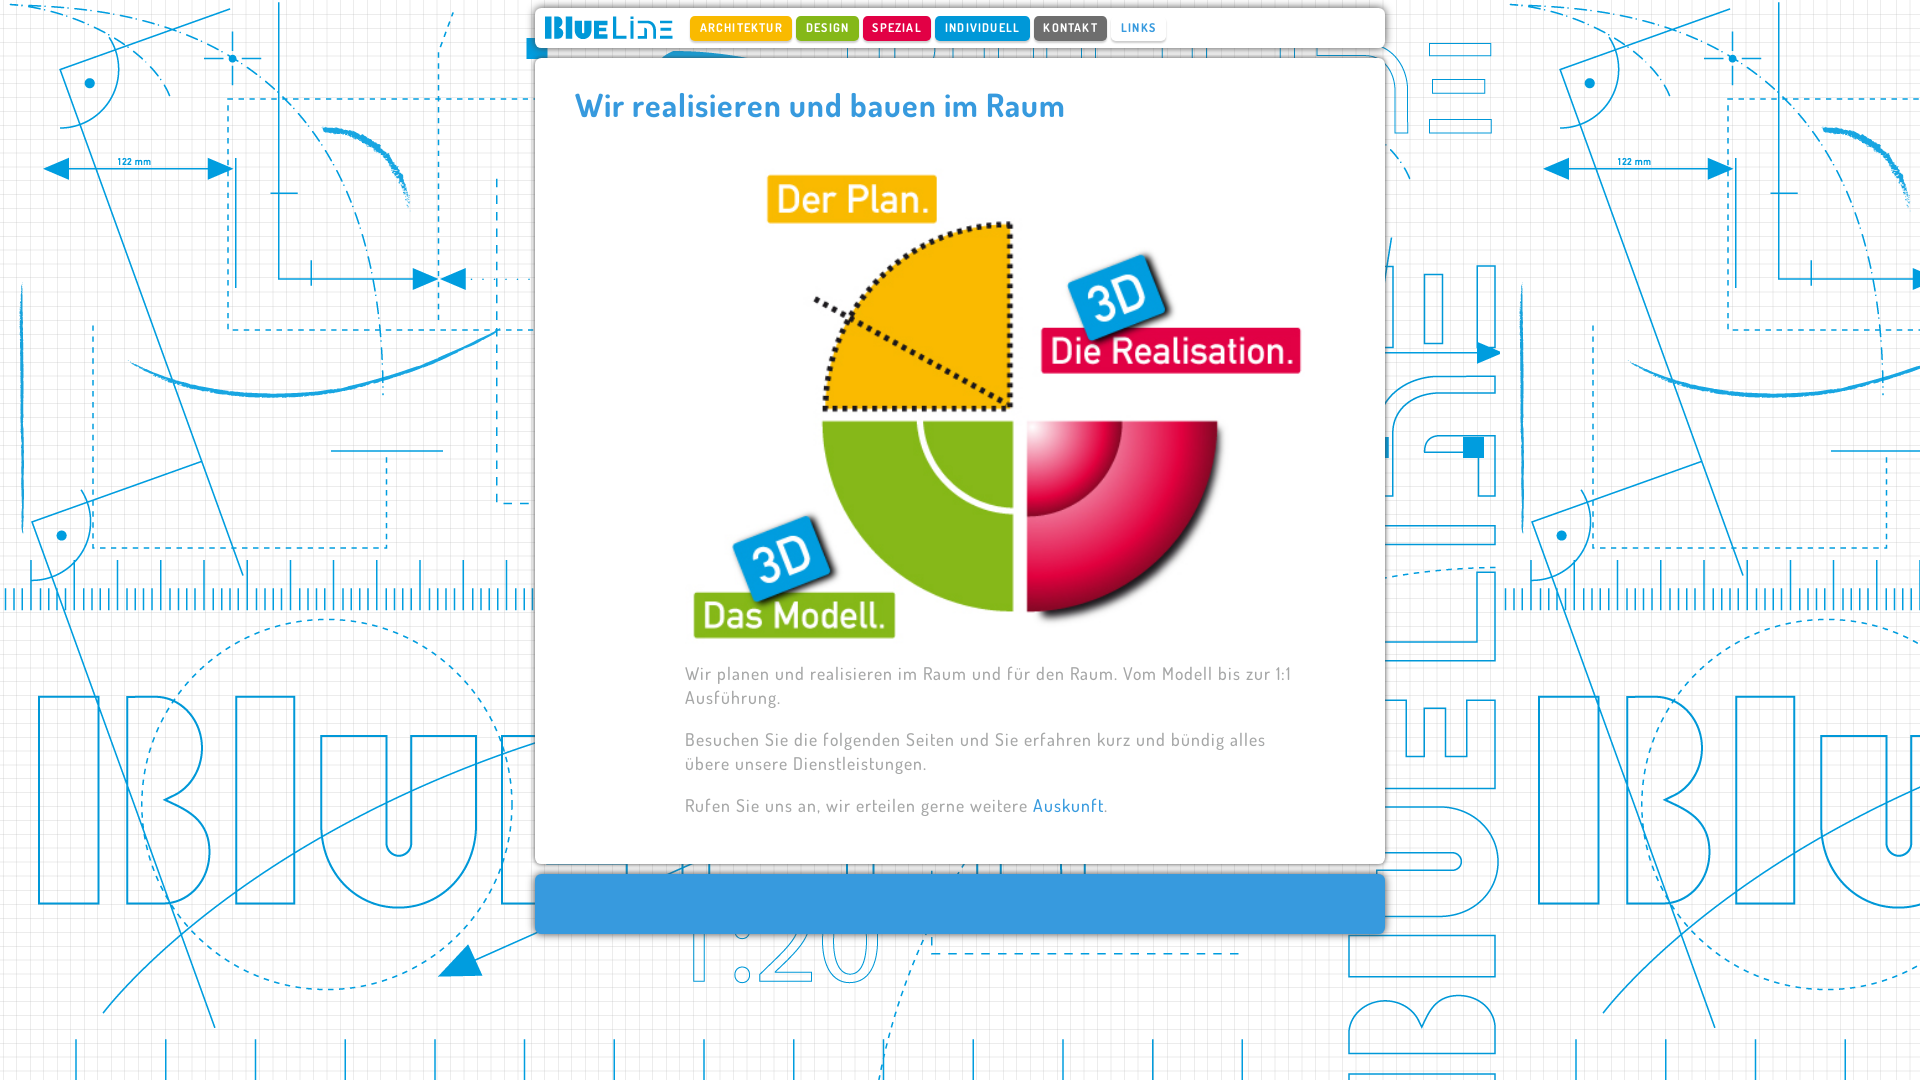 The height and width of the screenshot is (1080, 1920). I want to click on 'INDIVIDUELL', so click(982, 28).